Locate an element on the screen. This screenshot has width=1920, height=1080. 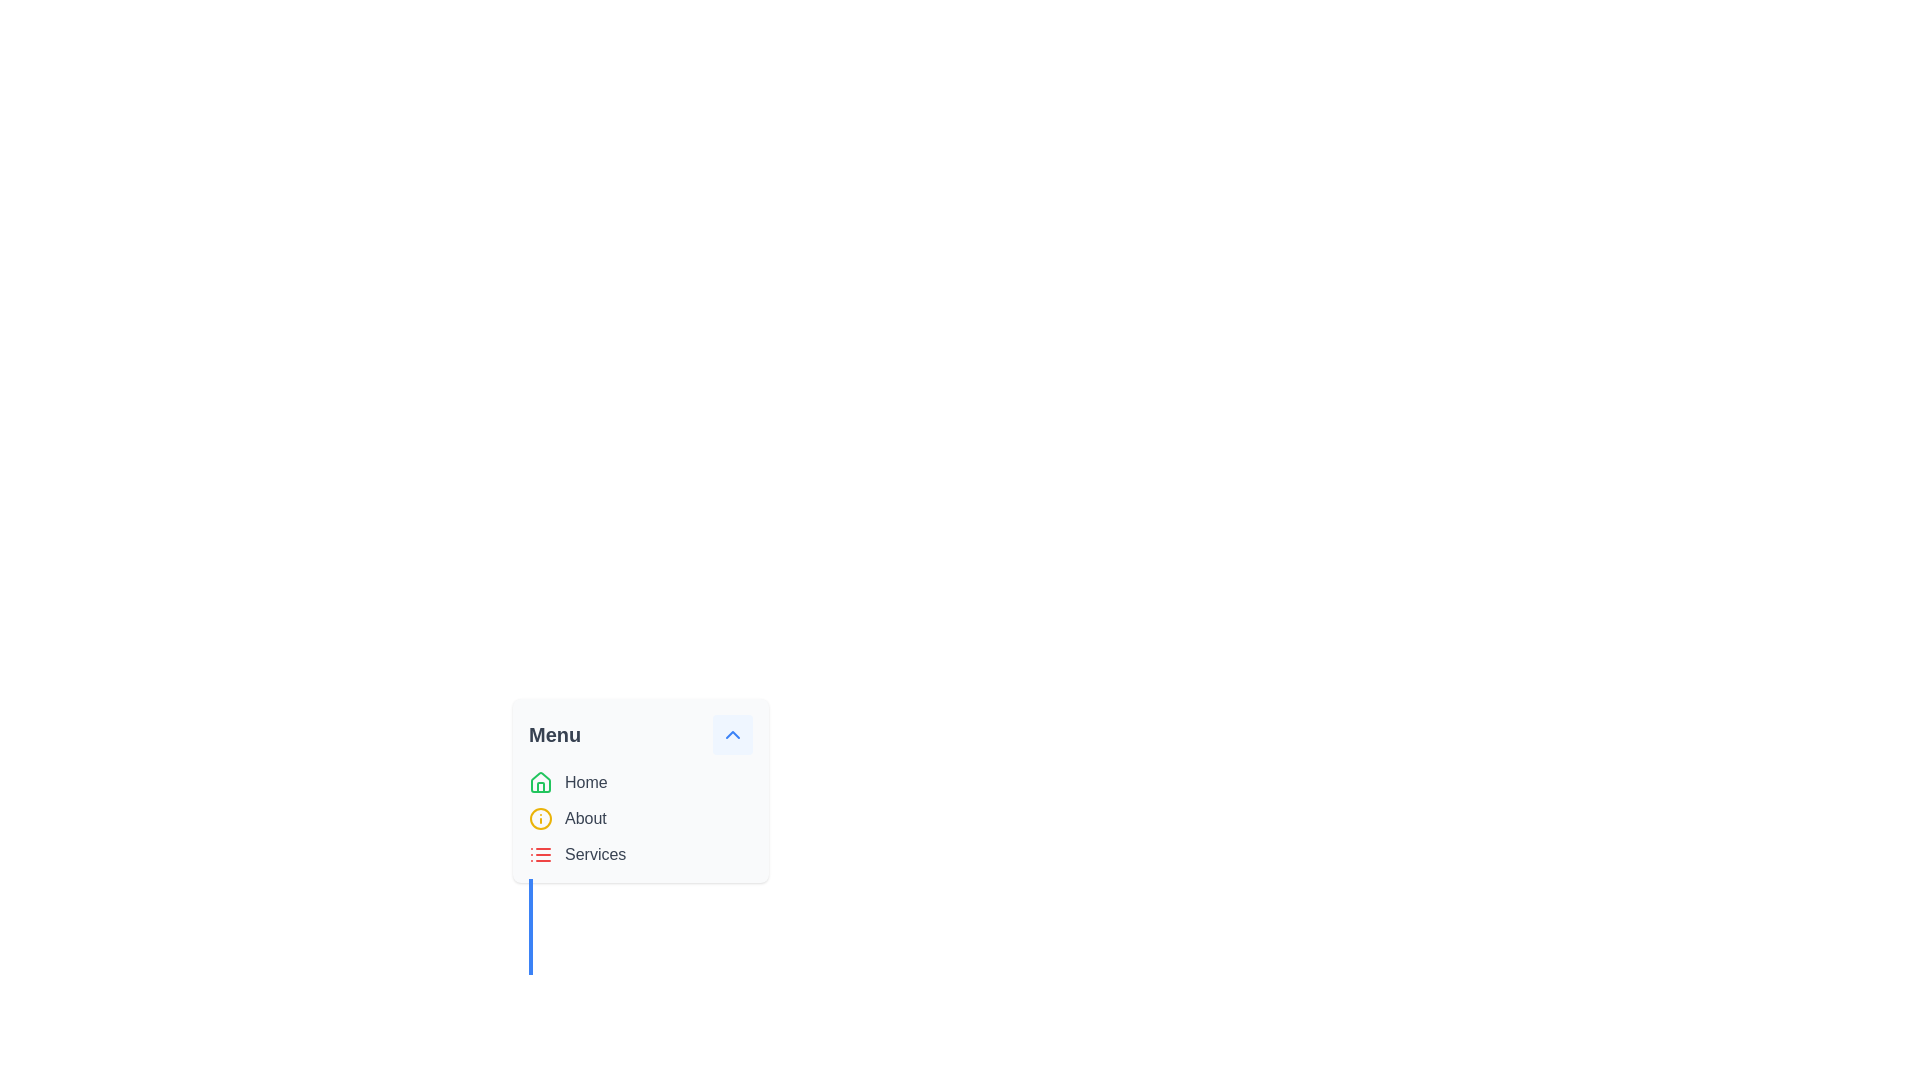
the 'About' text label, which is a gray-colored menu item styled with 'text-gray-700', located centrally under the 'Menu' header is located at coordinates (584, 818).